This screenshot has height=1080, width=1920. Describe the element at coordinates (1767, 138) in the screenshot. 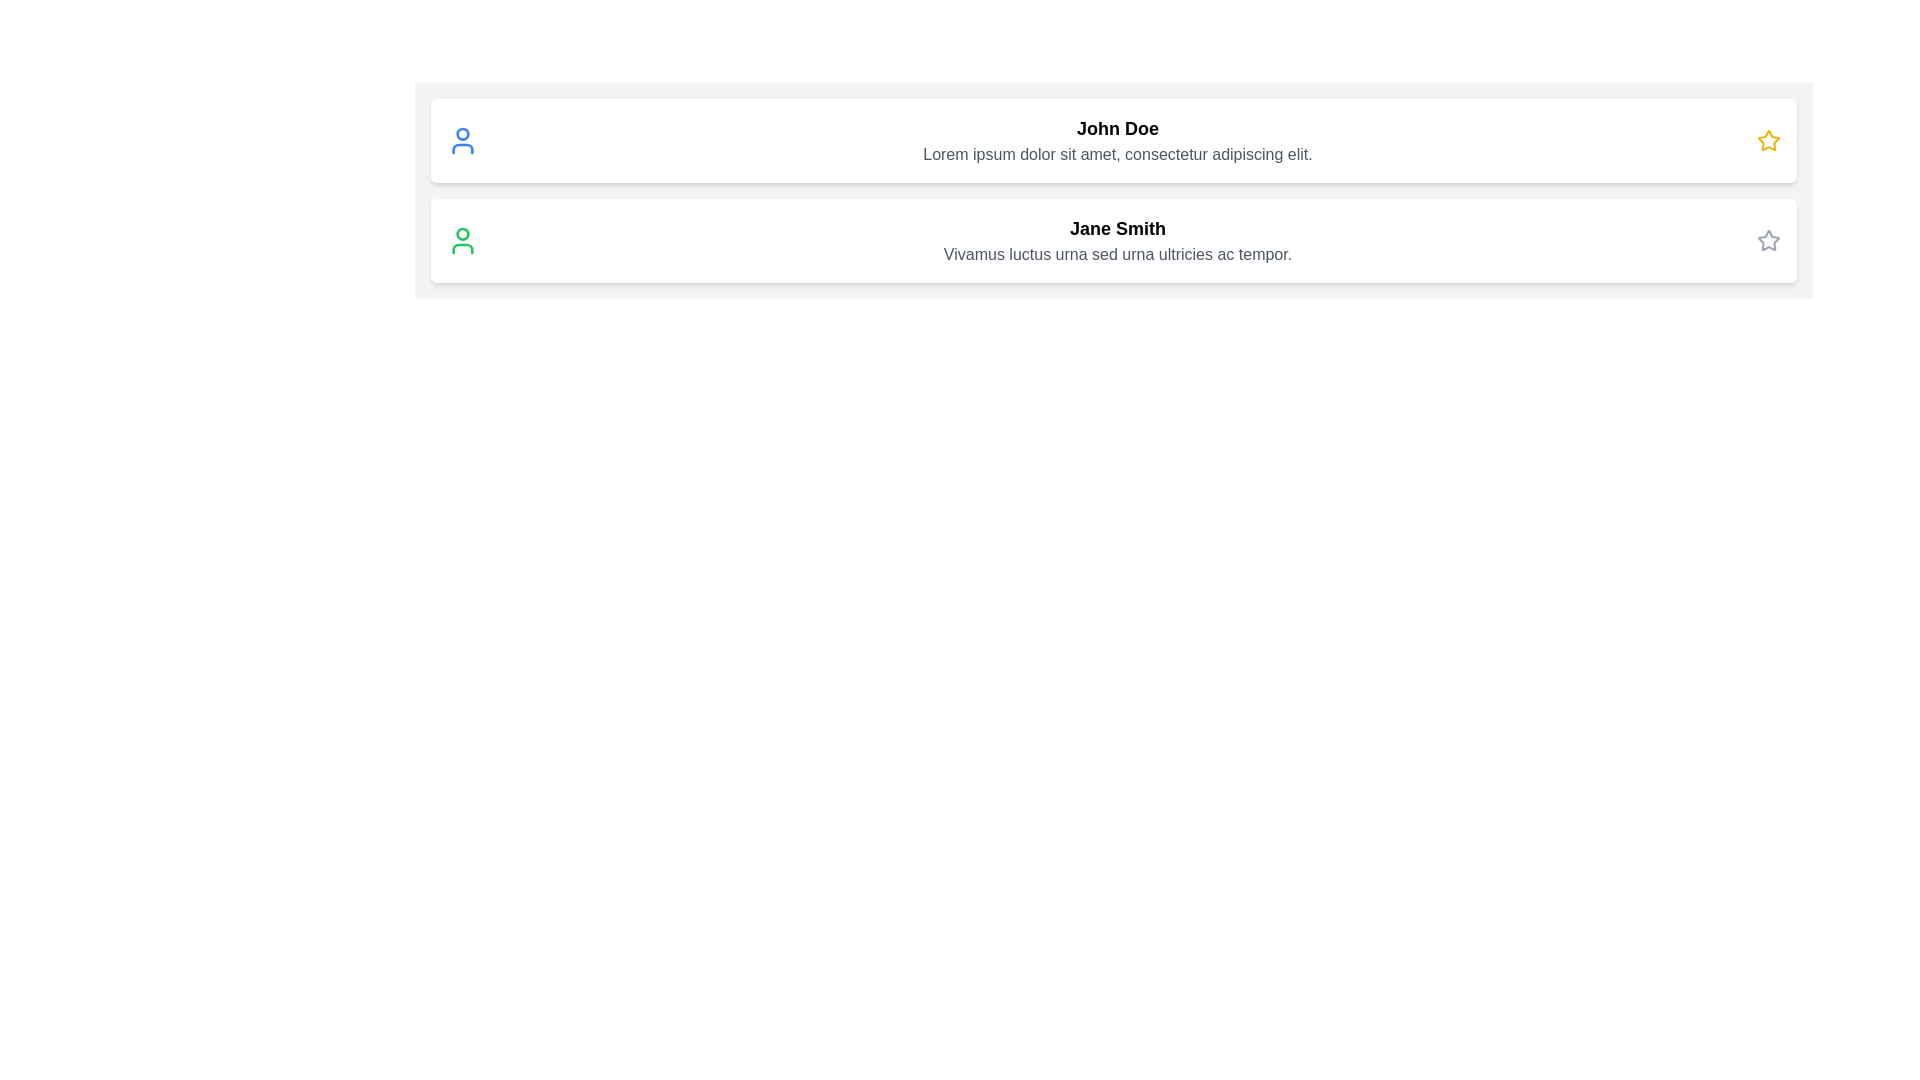

I see `the status indicator icon located at the far right of the second row` at that location.